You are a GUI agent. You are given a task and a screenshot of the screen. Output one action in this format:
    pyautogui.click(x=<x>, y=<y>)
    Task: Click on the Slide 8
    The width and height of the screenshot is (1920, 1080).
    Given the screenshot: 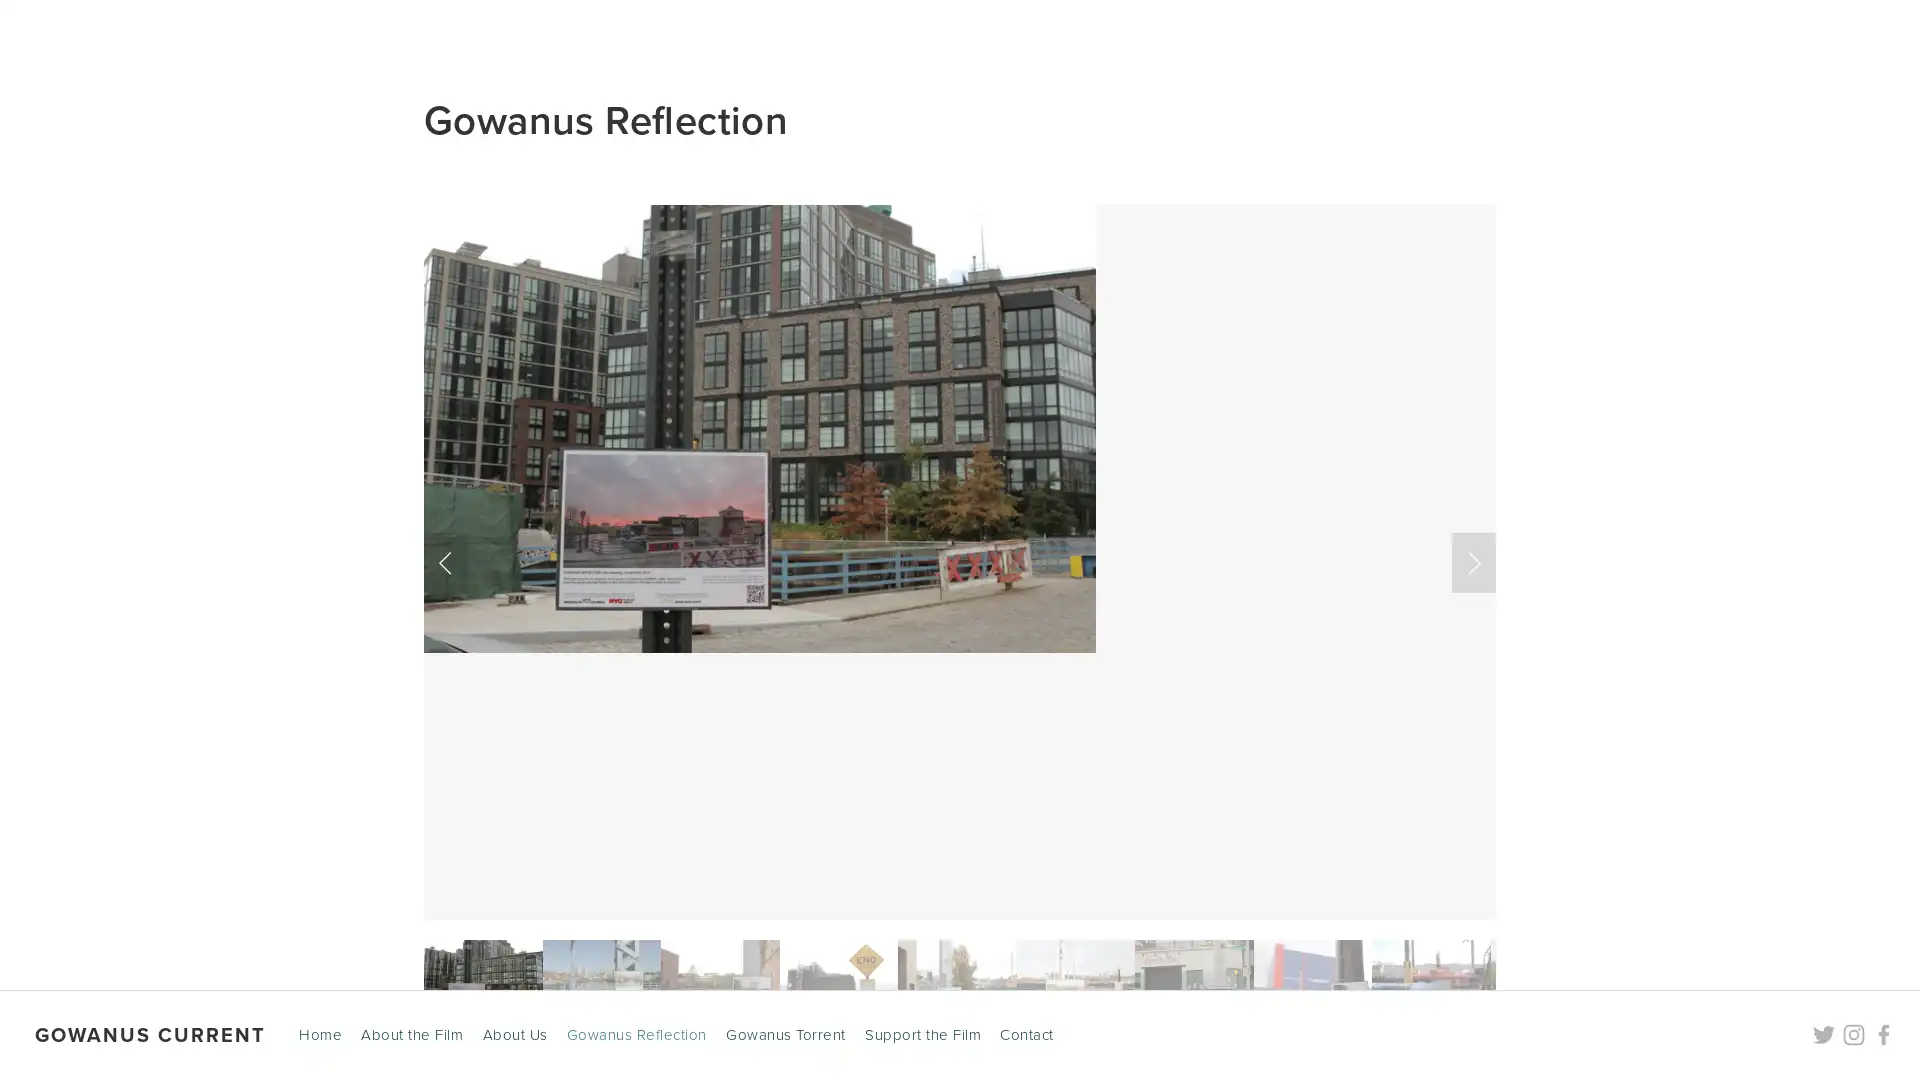 What is the action you would take?
    pyautogui.click(x=1312, y=977)
    